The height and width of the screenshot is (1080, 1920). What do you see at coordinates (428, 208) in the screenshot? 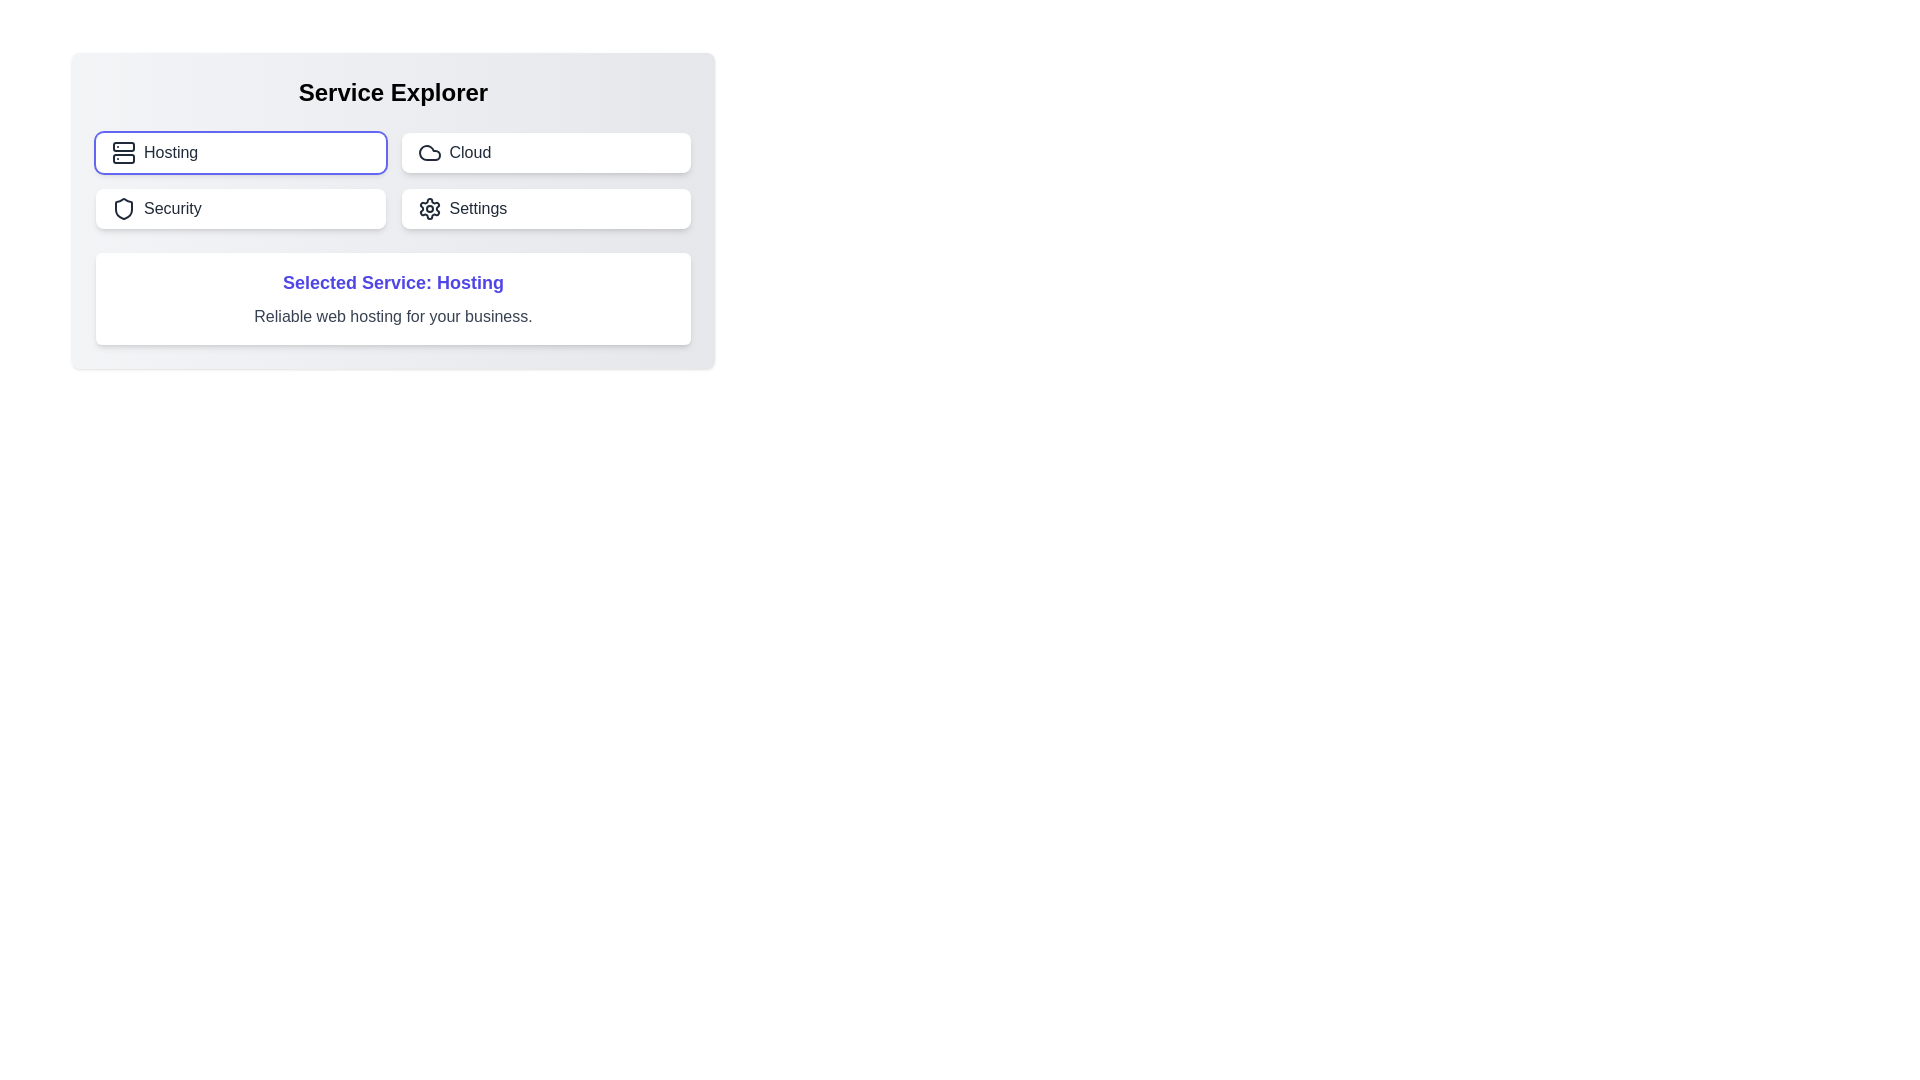
I see `the cogwheel icon within the fourth rectangular button in the 2x2 grid layout under the 'Service Explorer' heading` at bounding box center [428, 208].